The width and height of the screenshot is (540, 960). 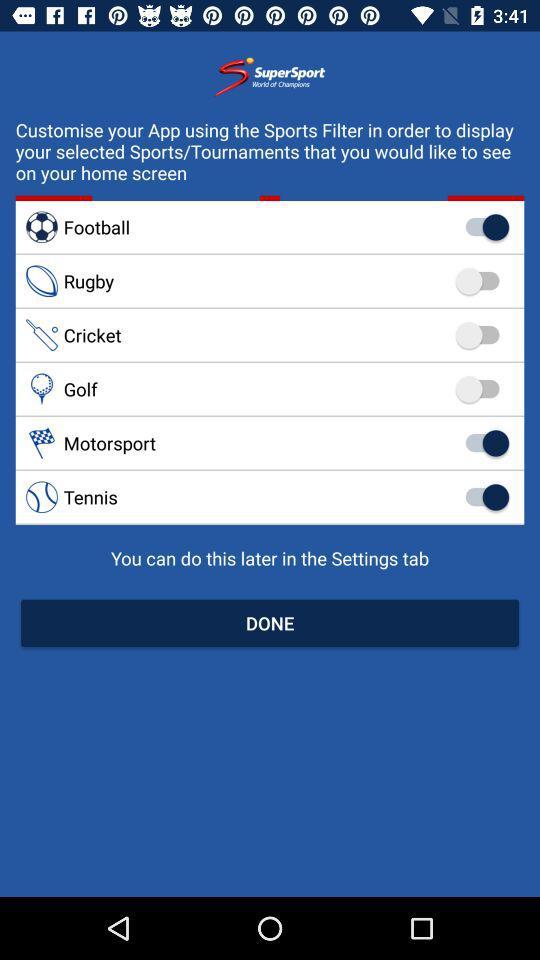 What do you see at coordinates (270, 335) in the screenshot?
I see `cricket item` at bounding box center [270, 335].